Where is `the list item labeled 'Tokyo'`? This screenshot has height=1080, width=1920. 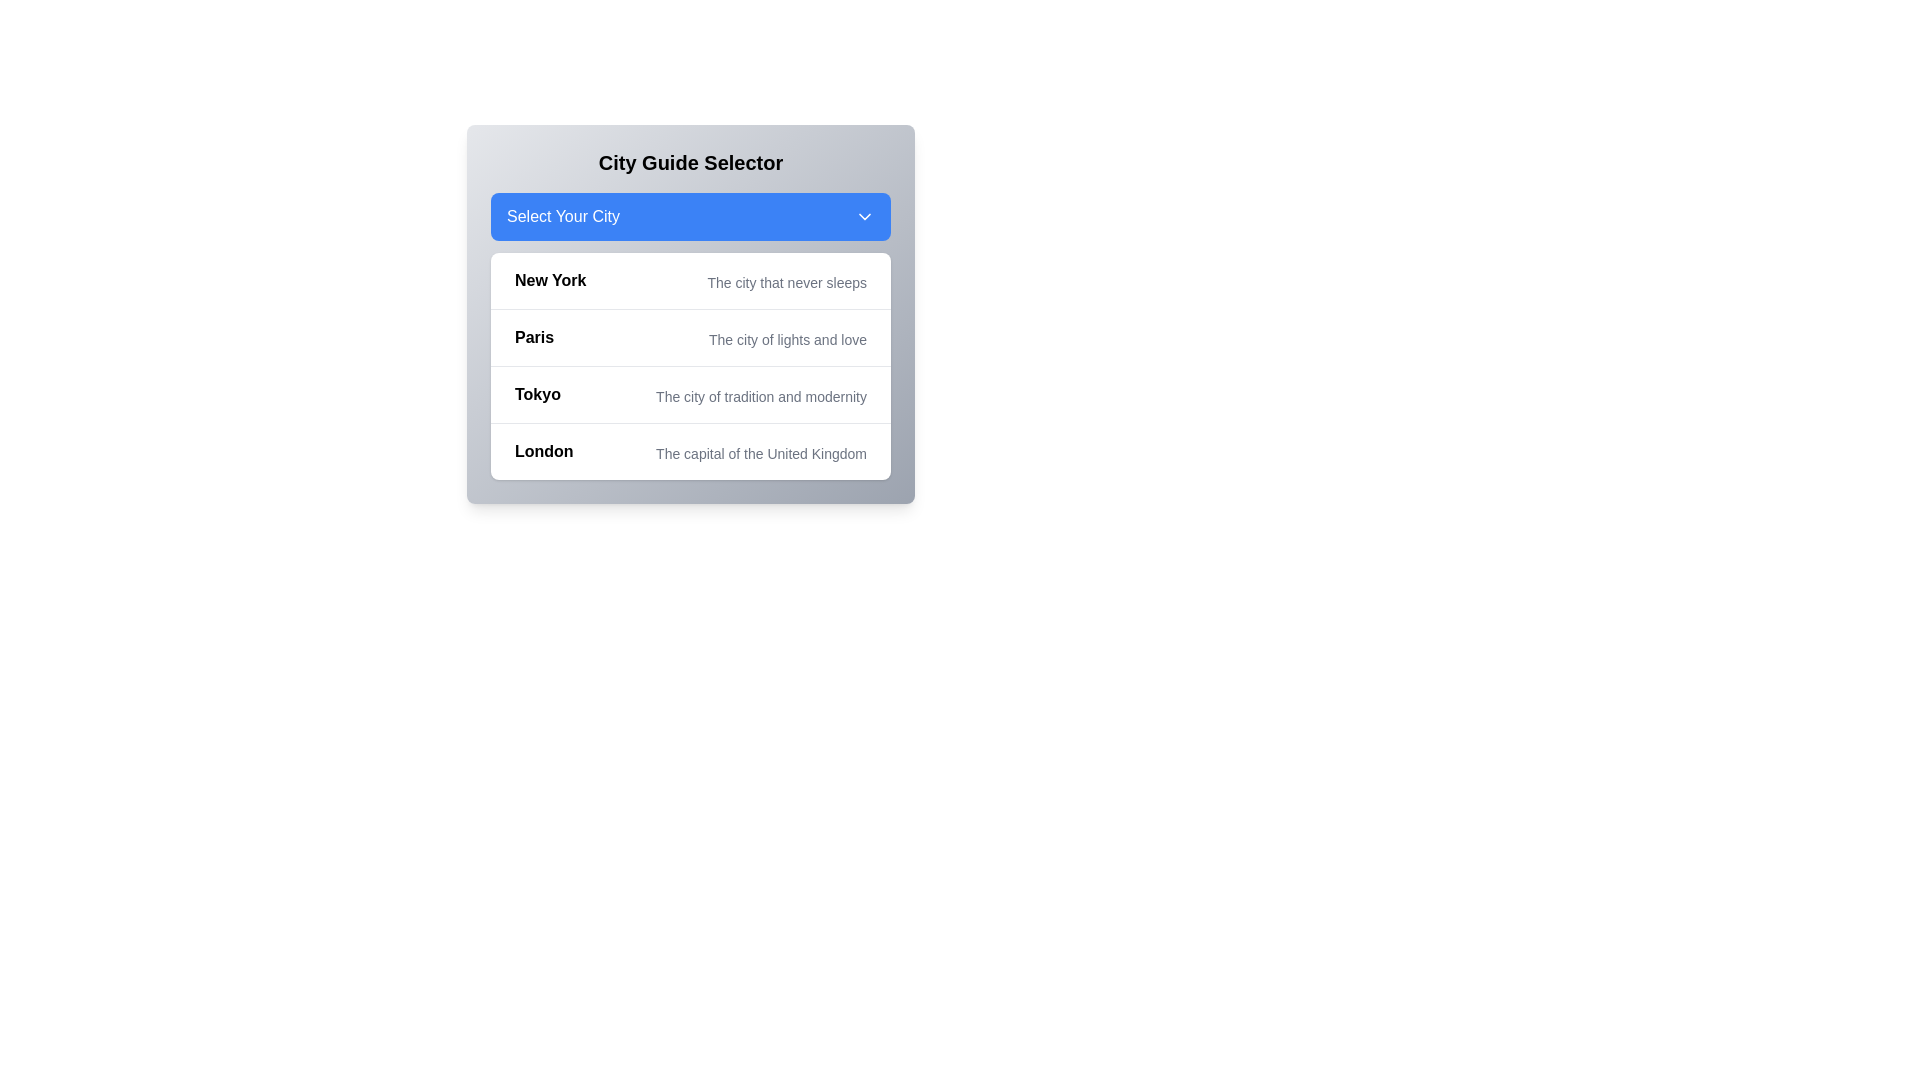
the list item labeled 'Tokyo' is located at coordinates (691, 393).